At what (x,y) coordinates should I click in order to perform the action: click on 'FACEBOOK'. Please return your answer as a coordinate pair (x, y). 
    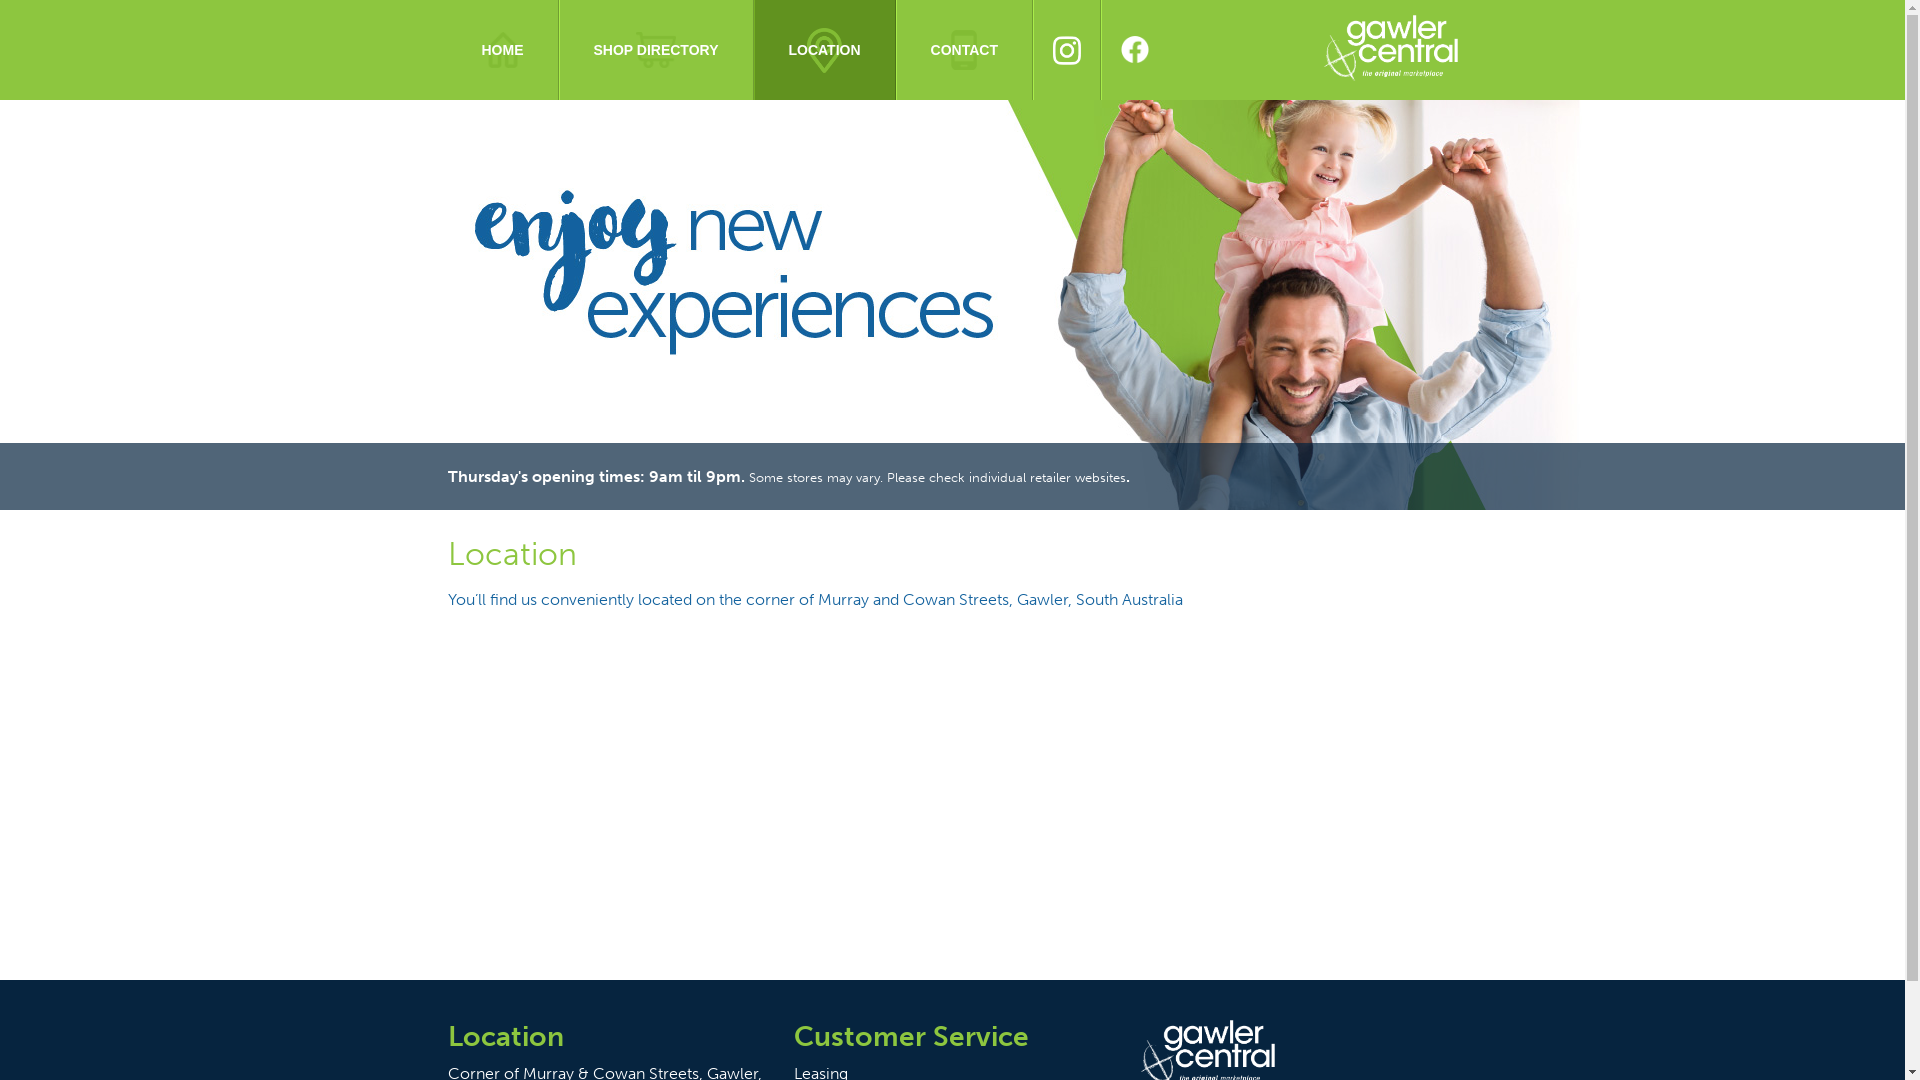
    Looking at the image, I should click on (1099, 49).